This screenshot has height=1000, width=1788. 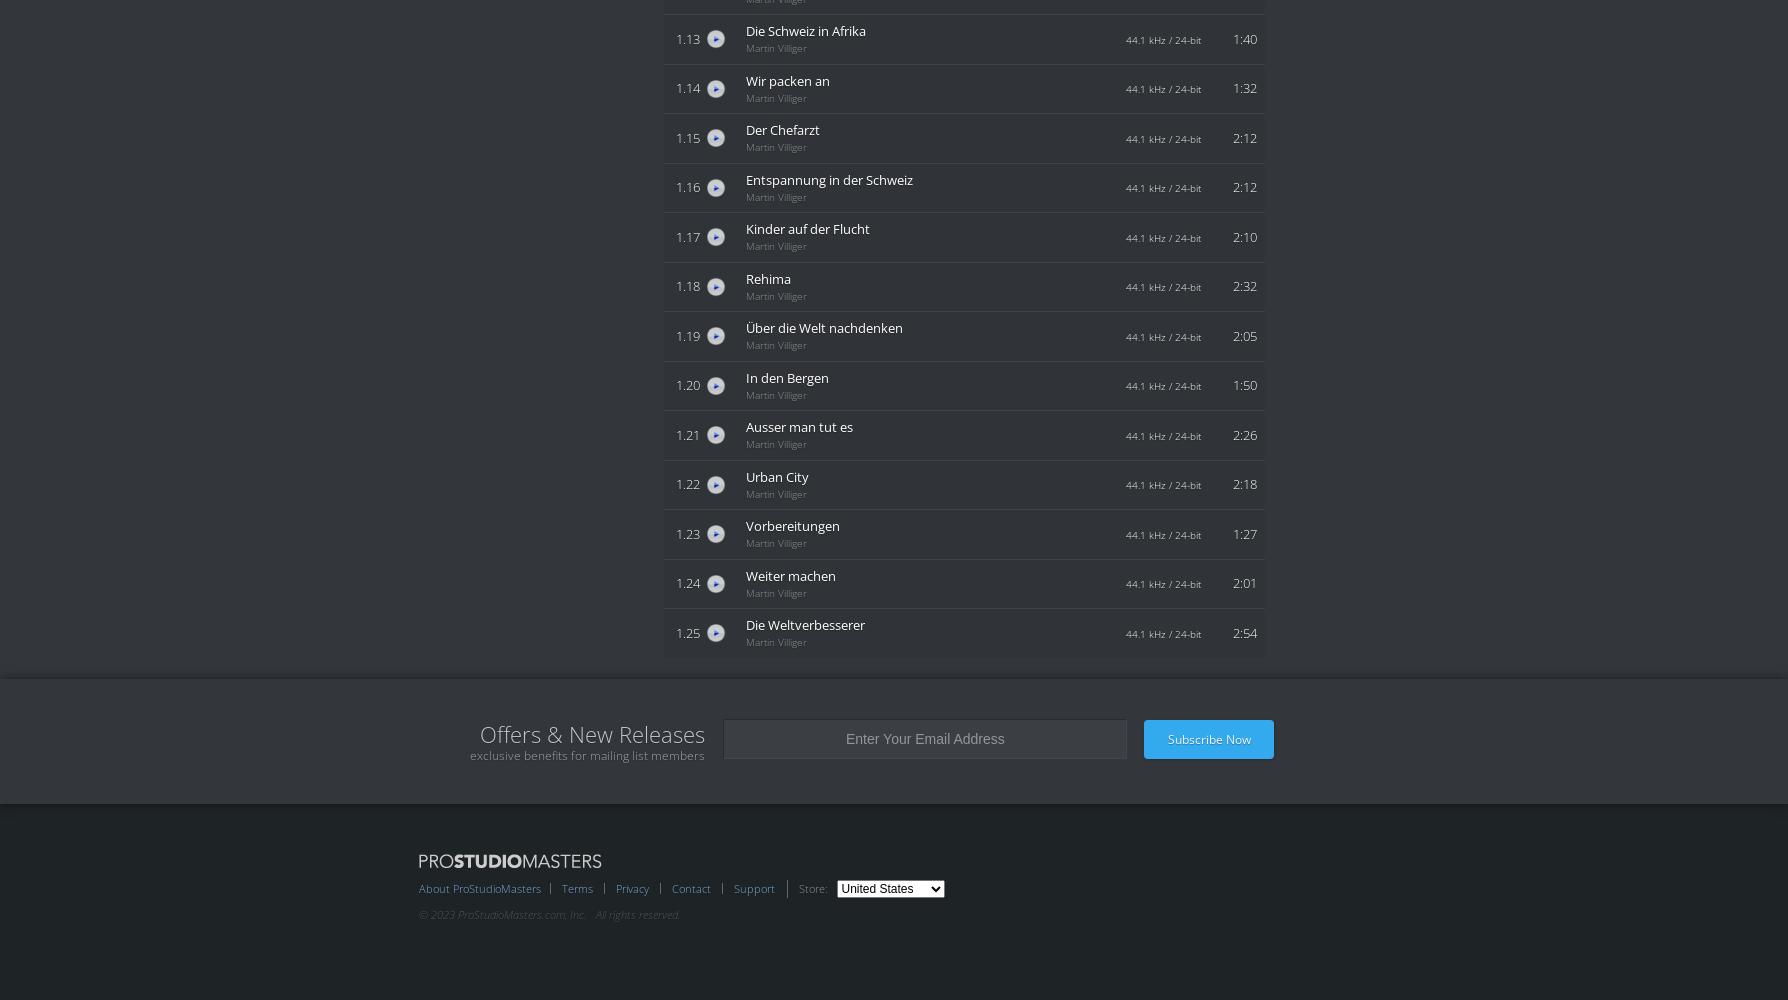 I want to click on 'Urban City', so click(x=776, y=475).